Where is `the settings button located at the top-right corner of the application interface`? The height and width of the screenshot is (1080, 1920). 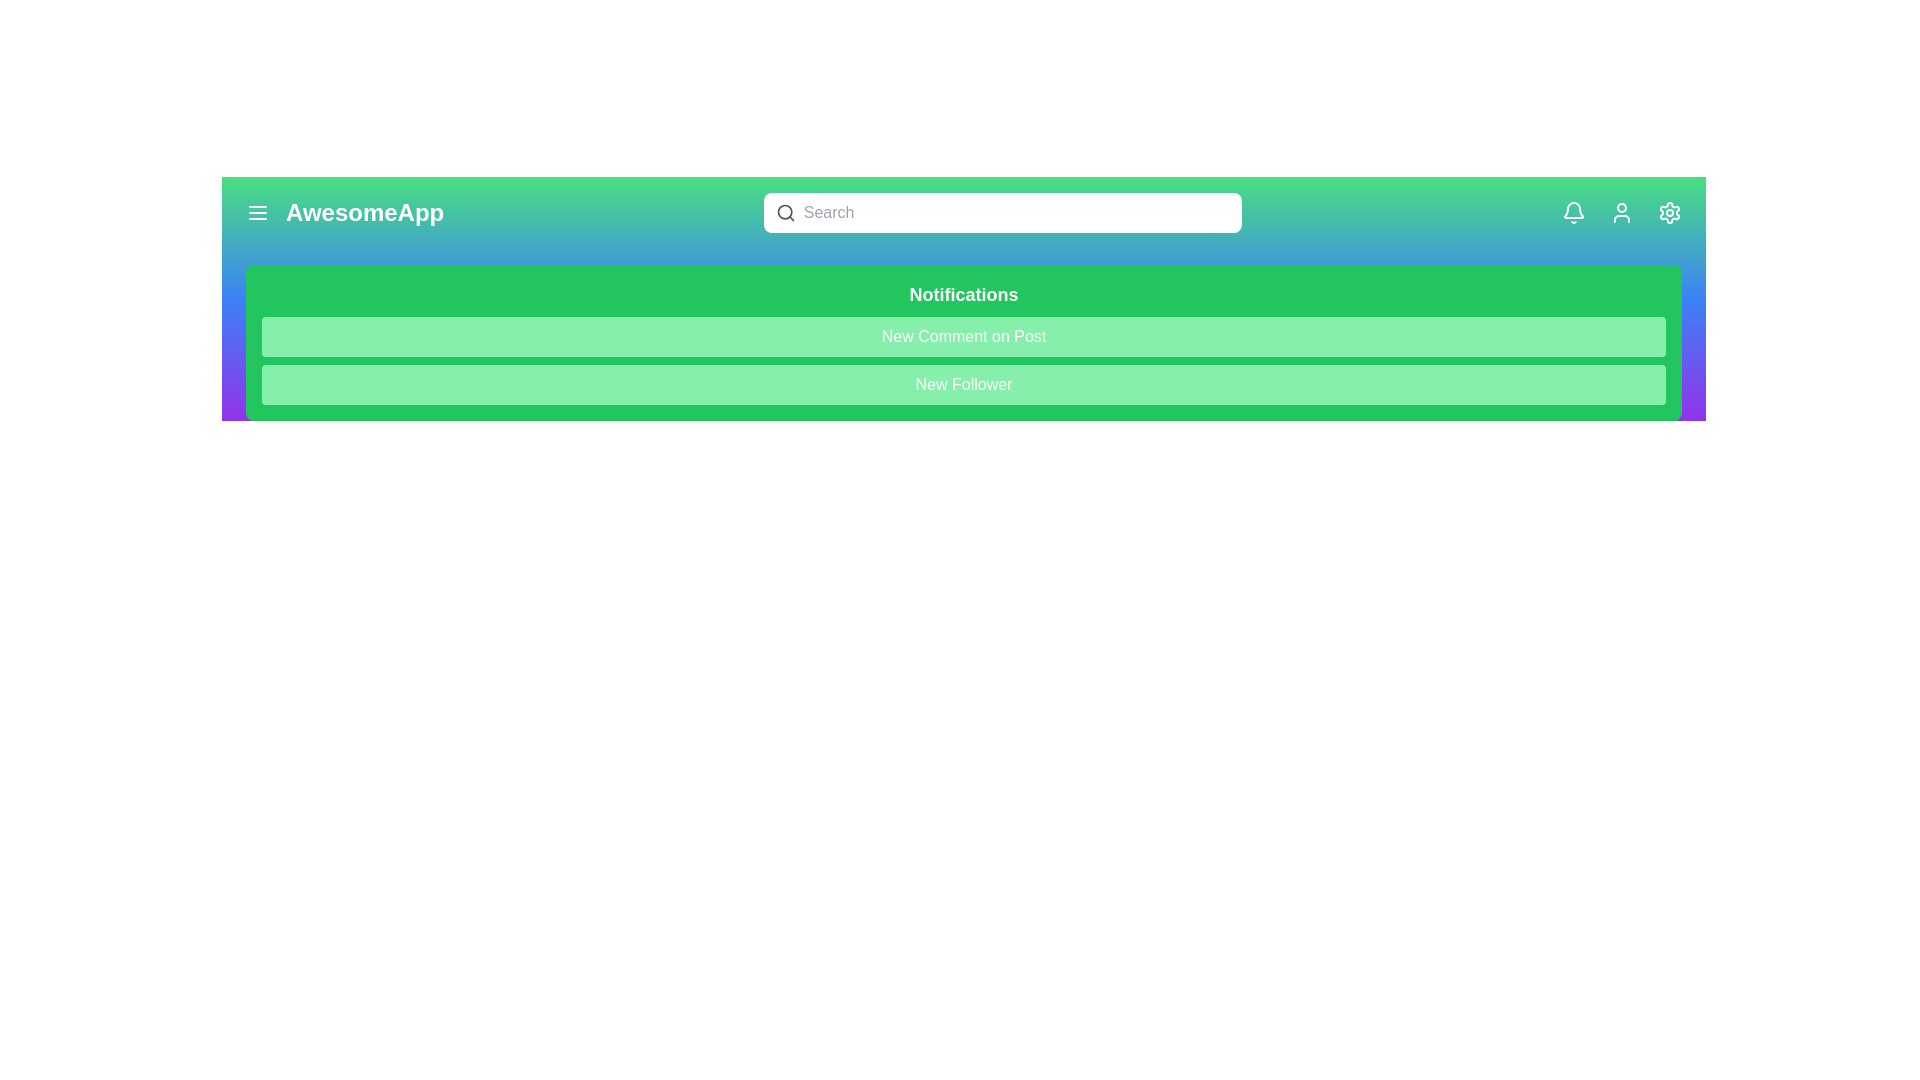 the settings button located at the top-right corner of the application interface is located at coordinates (1670, 212).